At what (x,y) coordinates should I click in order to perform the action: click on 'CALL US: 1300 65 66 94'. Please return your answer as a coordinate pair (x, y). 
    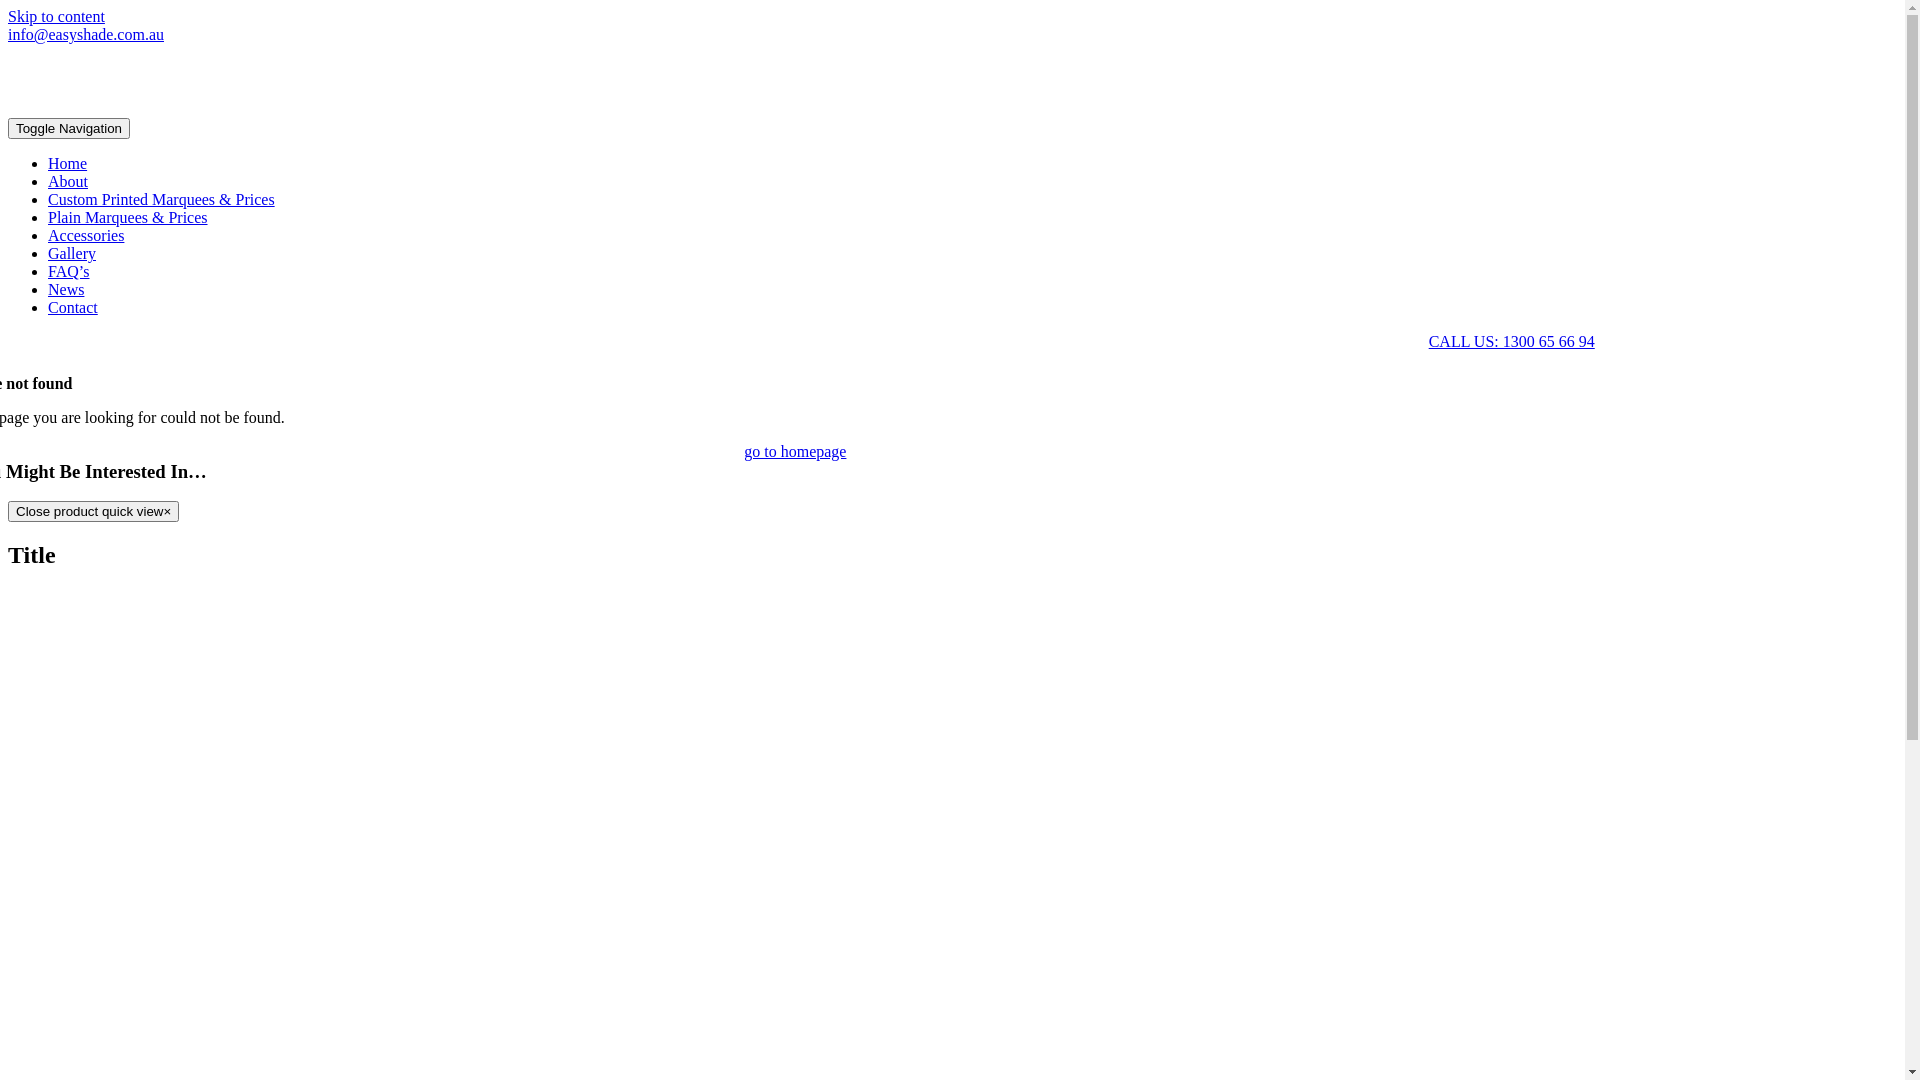
    Looking at the image, I should click on (1512, 340).